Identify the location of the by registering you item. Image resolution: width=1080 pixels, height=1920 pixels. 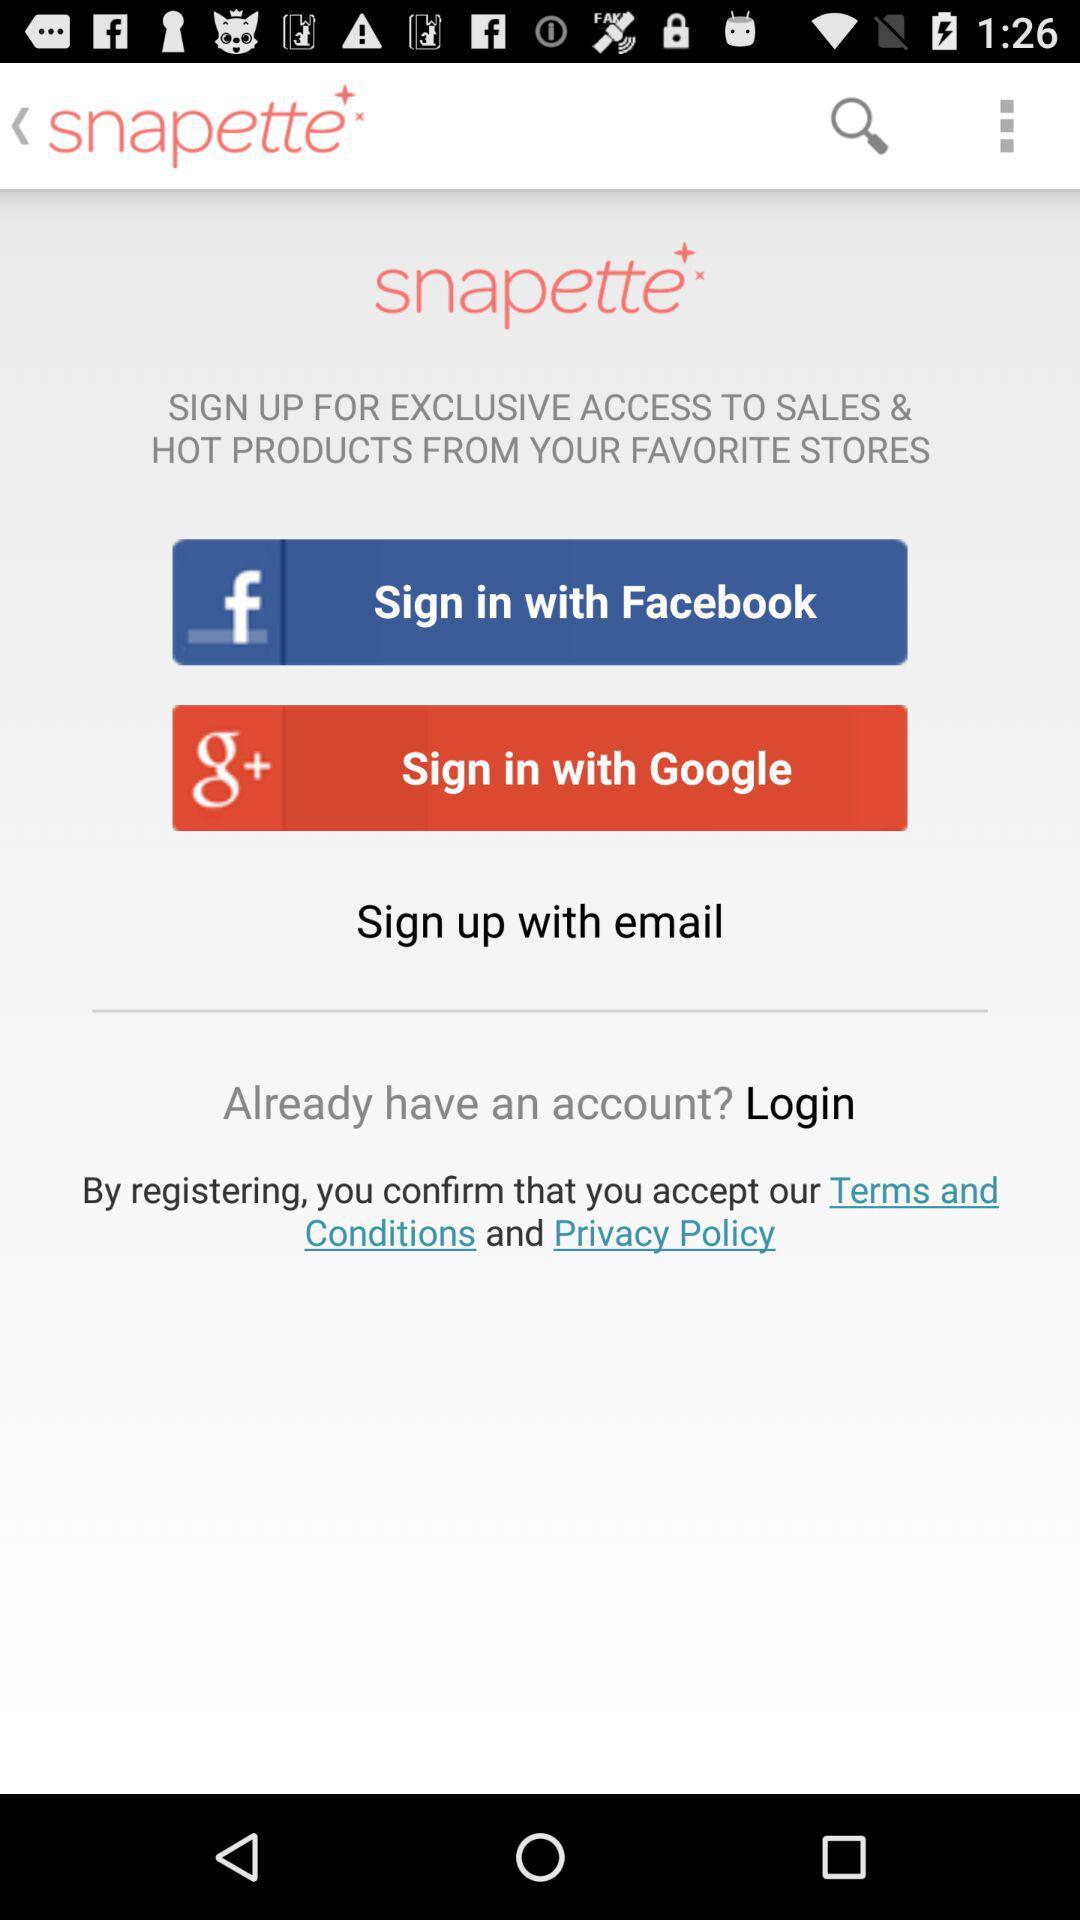
(540, 1209).